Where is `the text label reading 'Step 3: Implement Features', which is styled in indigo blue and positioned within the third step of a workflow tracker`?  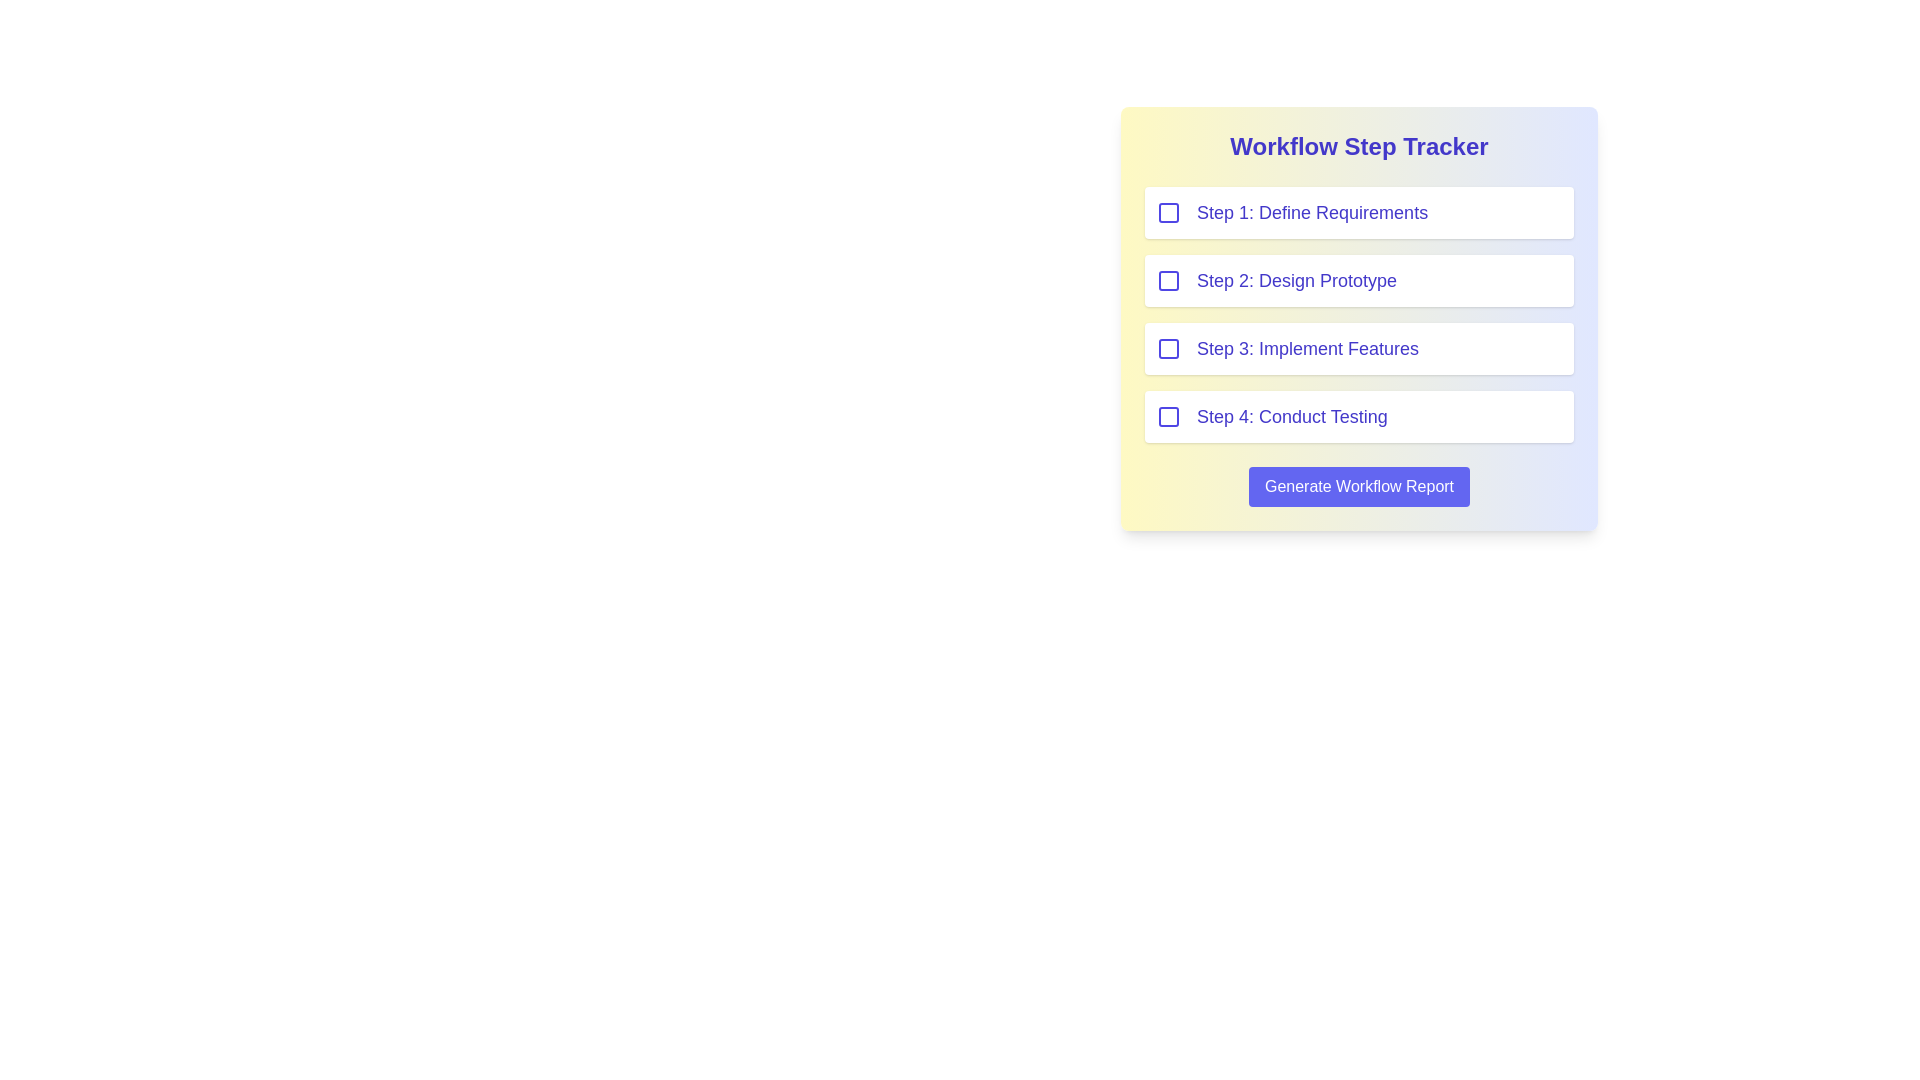
the text label reading 'Step 3: Implement Features', which is styled in indigo blue and positioned within the third step of a workflow tracker is located at coordinates (1308, 347).